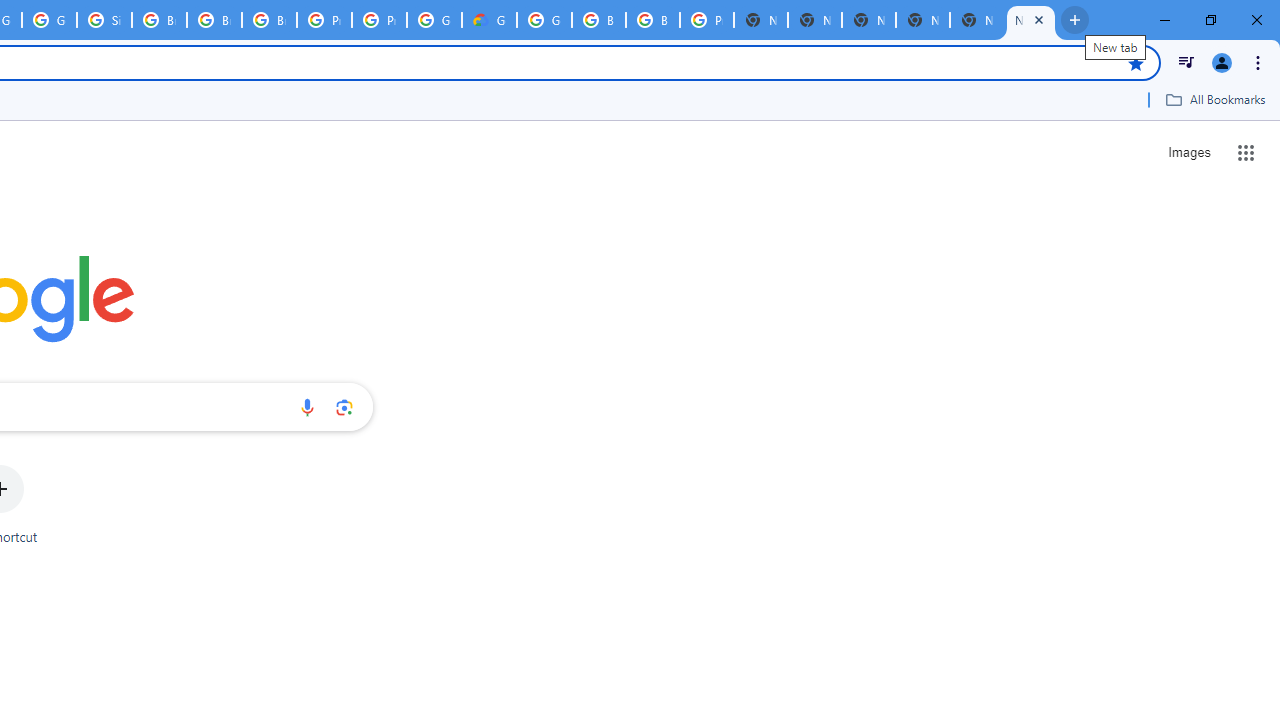  Describe the element at coordinates (103, 20) in the screenshot. I see `'Sign in - Google Accounts'` at that location.